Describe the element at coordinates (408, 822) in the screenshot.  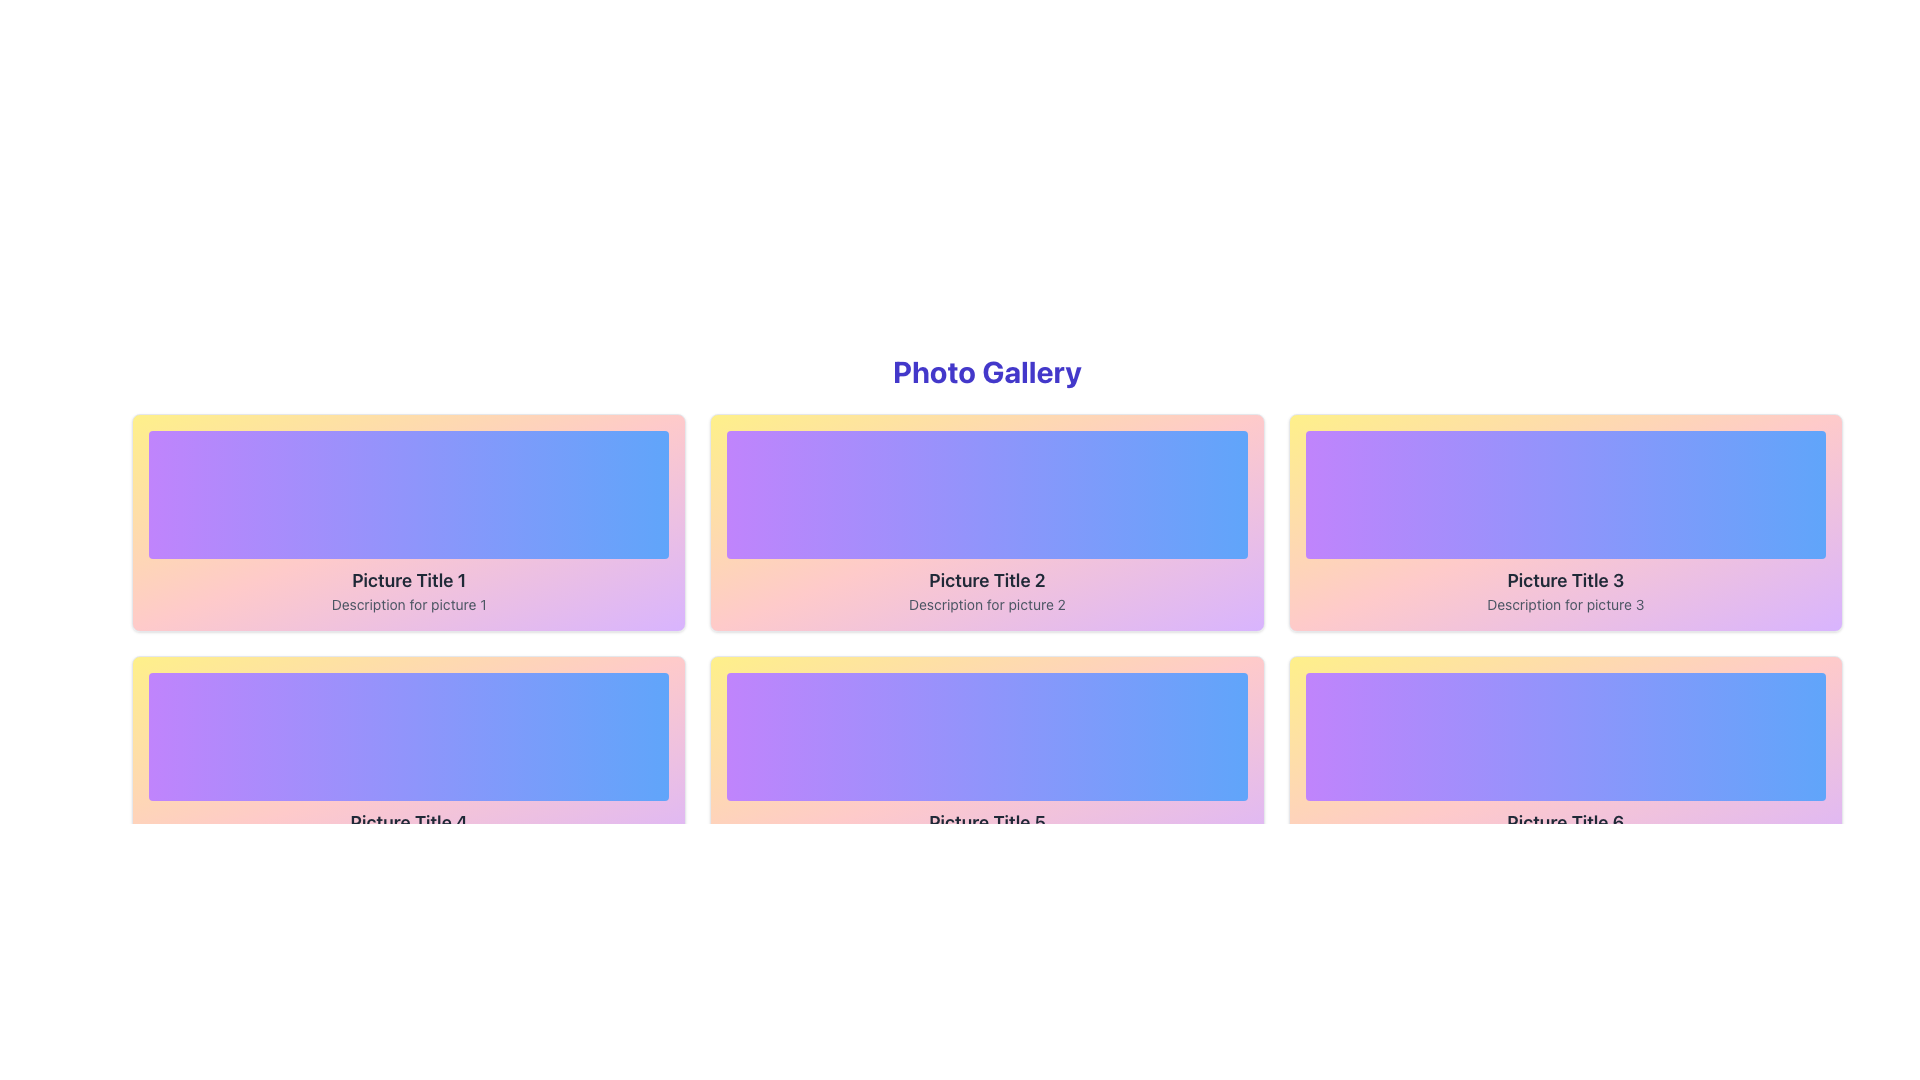
I see `the text label displaying 'Picture Title 4' in bold gray style, located in the second row, first column of a grid layout` at that location.